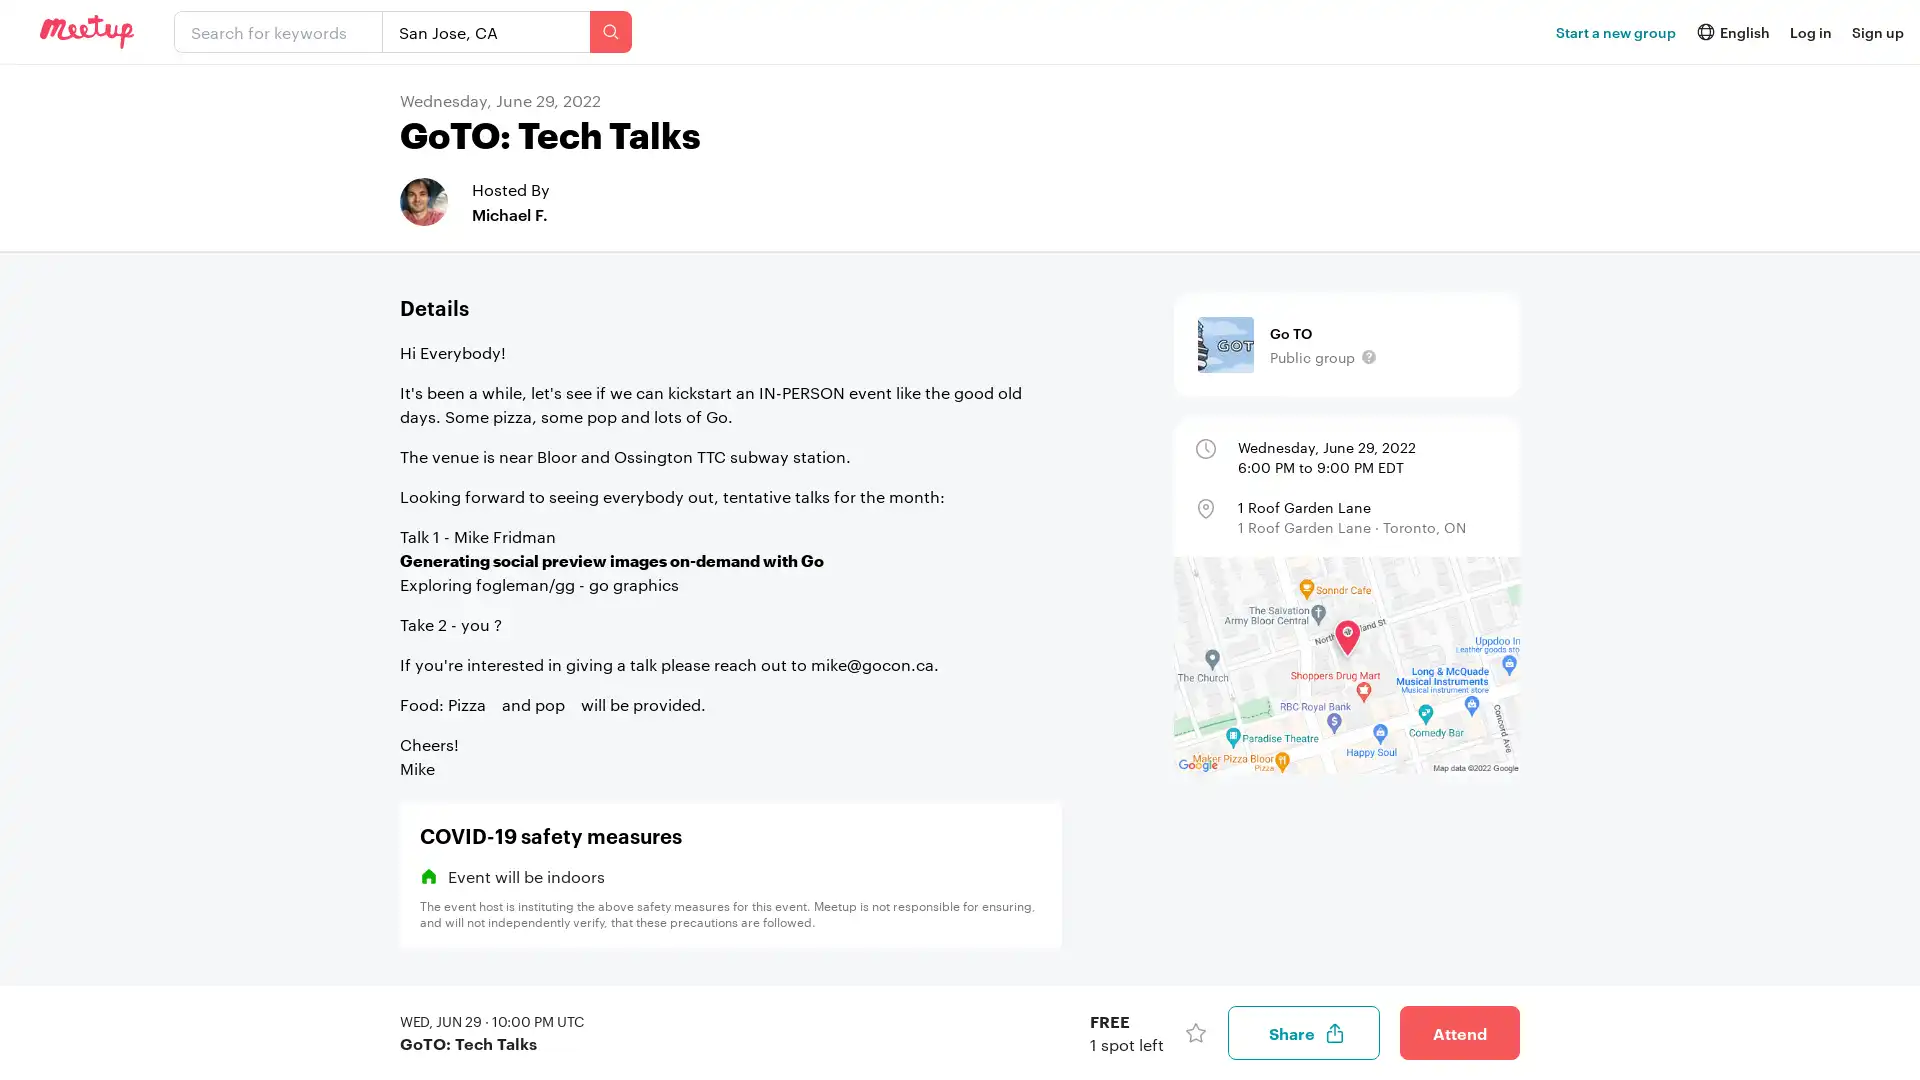  What do you see at coordinates (1195, 1033) in the screenshot?
I see `Save event` at bounding box center [1195, 1033].